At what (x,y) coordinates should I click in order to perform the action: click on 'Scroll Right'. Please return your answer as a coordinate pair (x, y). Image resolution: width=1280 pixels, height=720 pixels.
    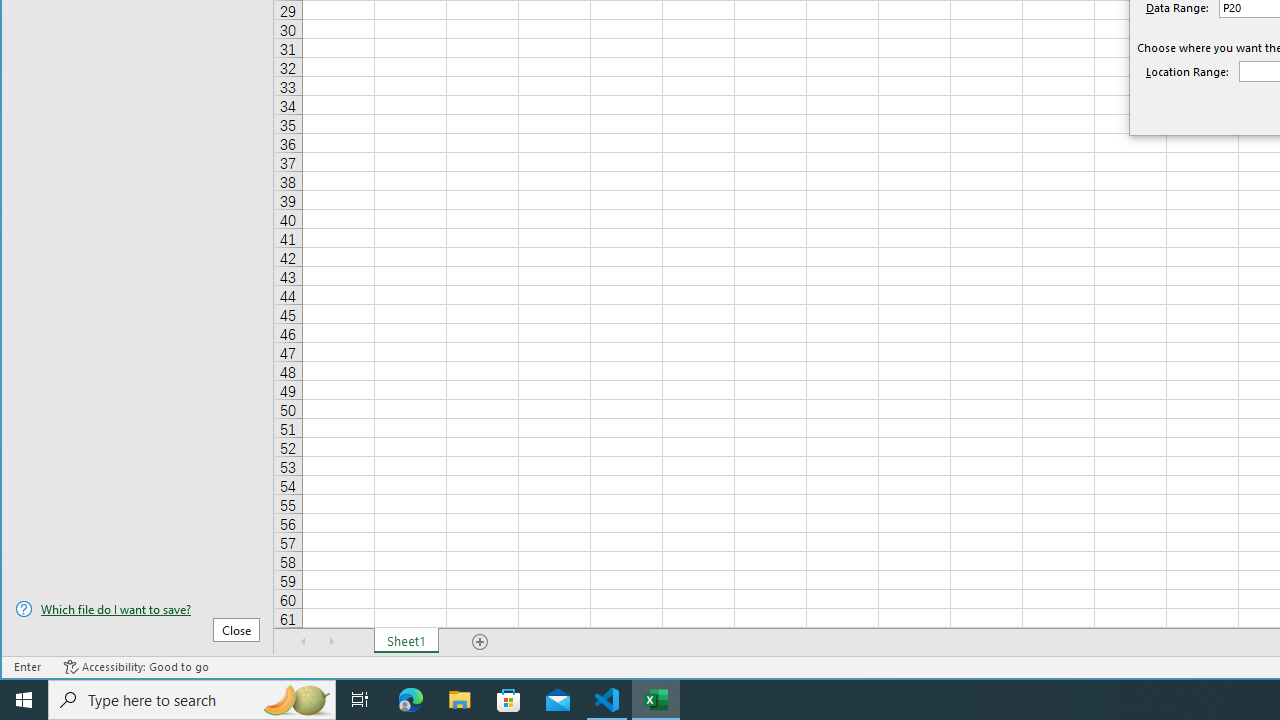
    Looking at the image, I should click on (331, 641).